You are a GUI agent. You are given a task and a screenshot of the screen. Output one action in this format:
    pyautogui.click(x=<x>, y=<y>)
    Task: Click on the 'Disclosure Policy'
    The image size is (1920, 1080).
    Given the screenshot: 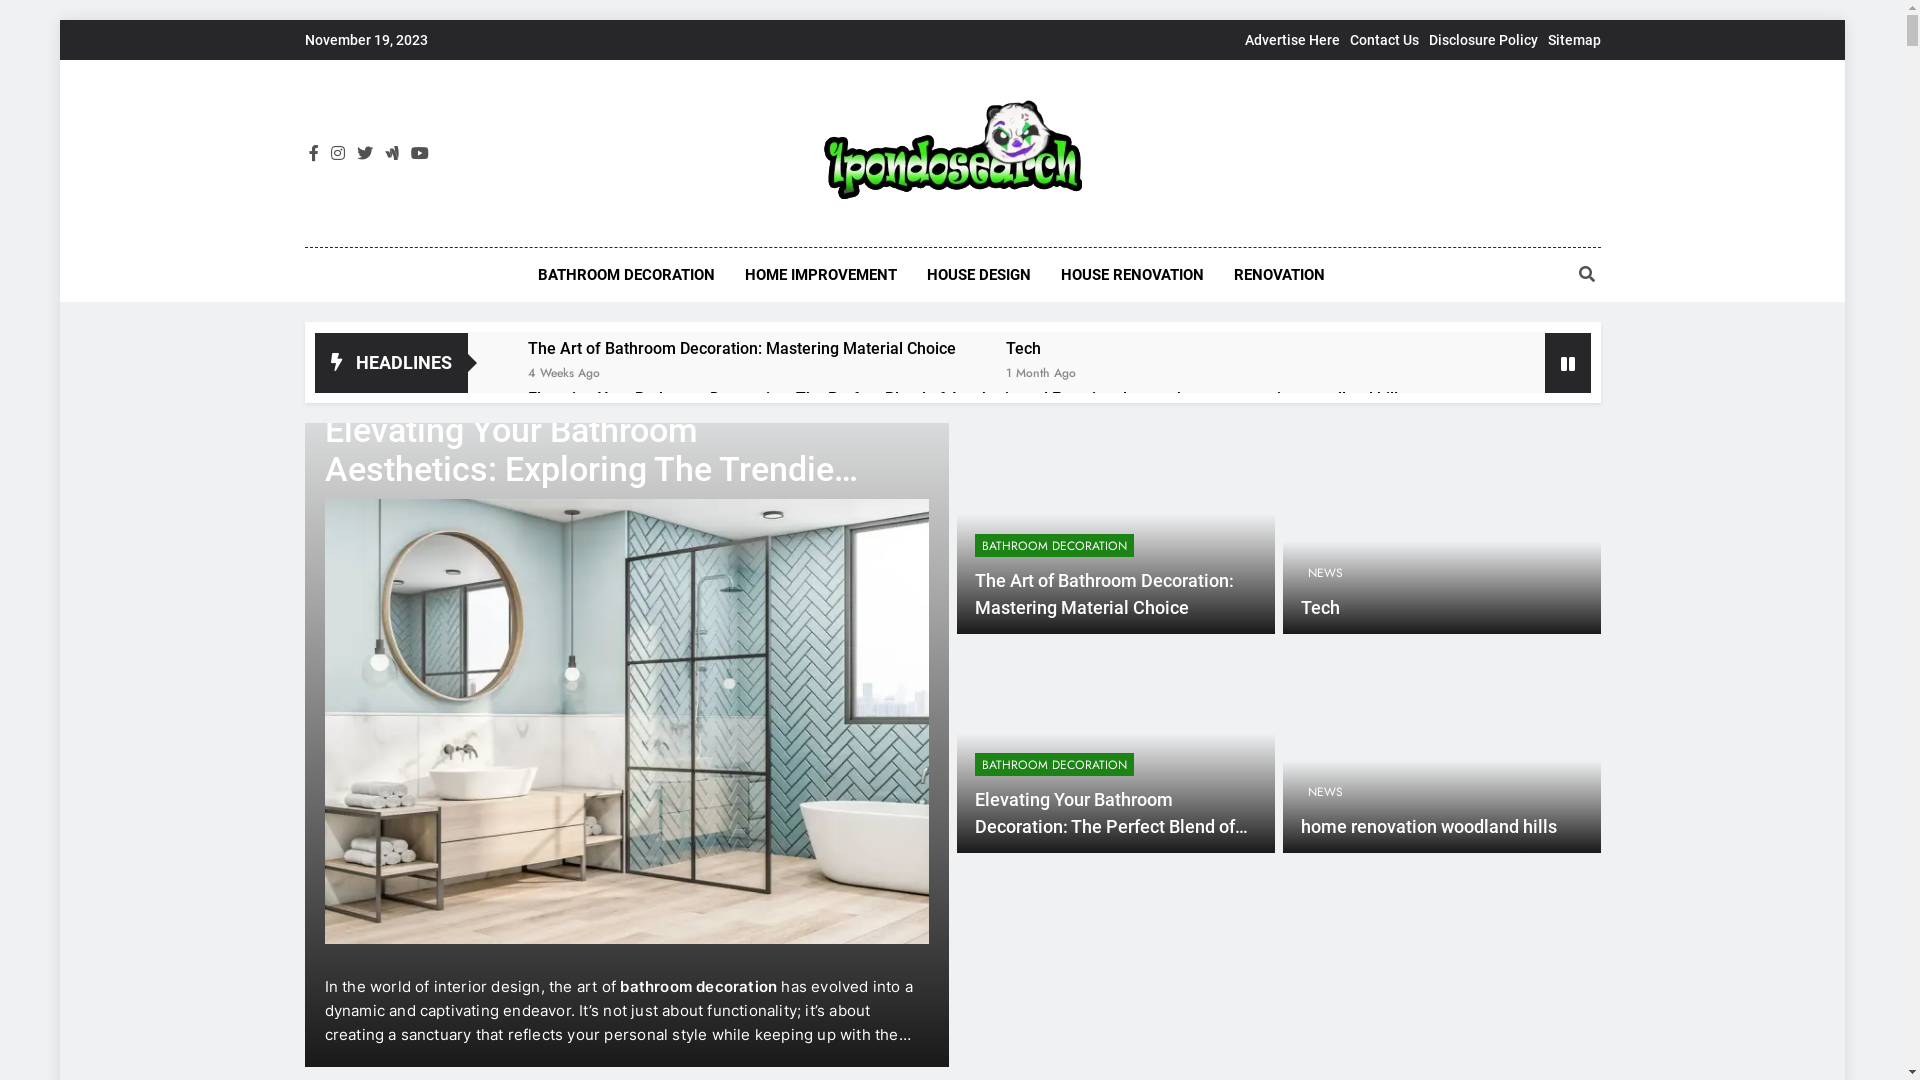 What is the action you would take?
    pyautogui.click(x=1482, y=39)
    